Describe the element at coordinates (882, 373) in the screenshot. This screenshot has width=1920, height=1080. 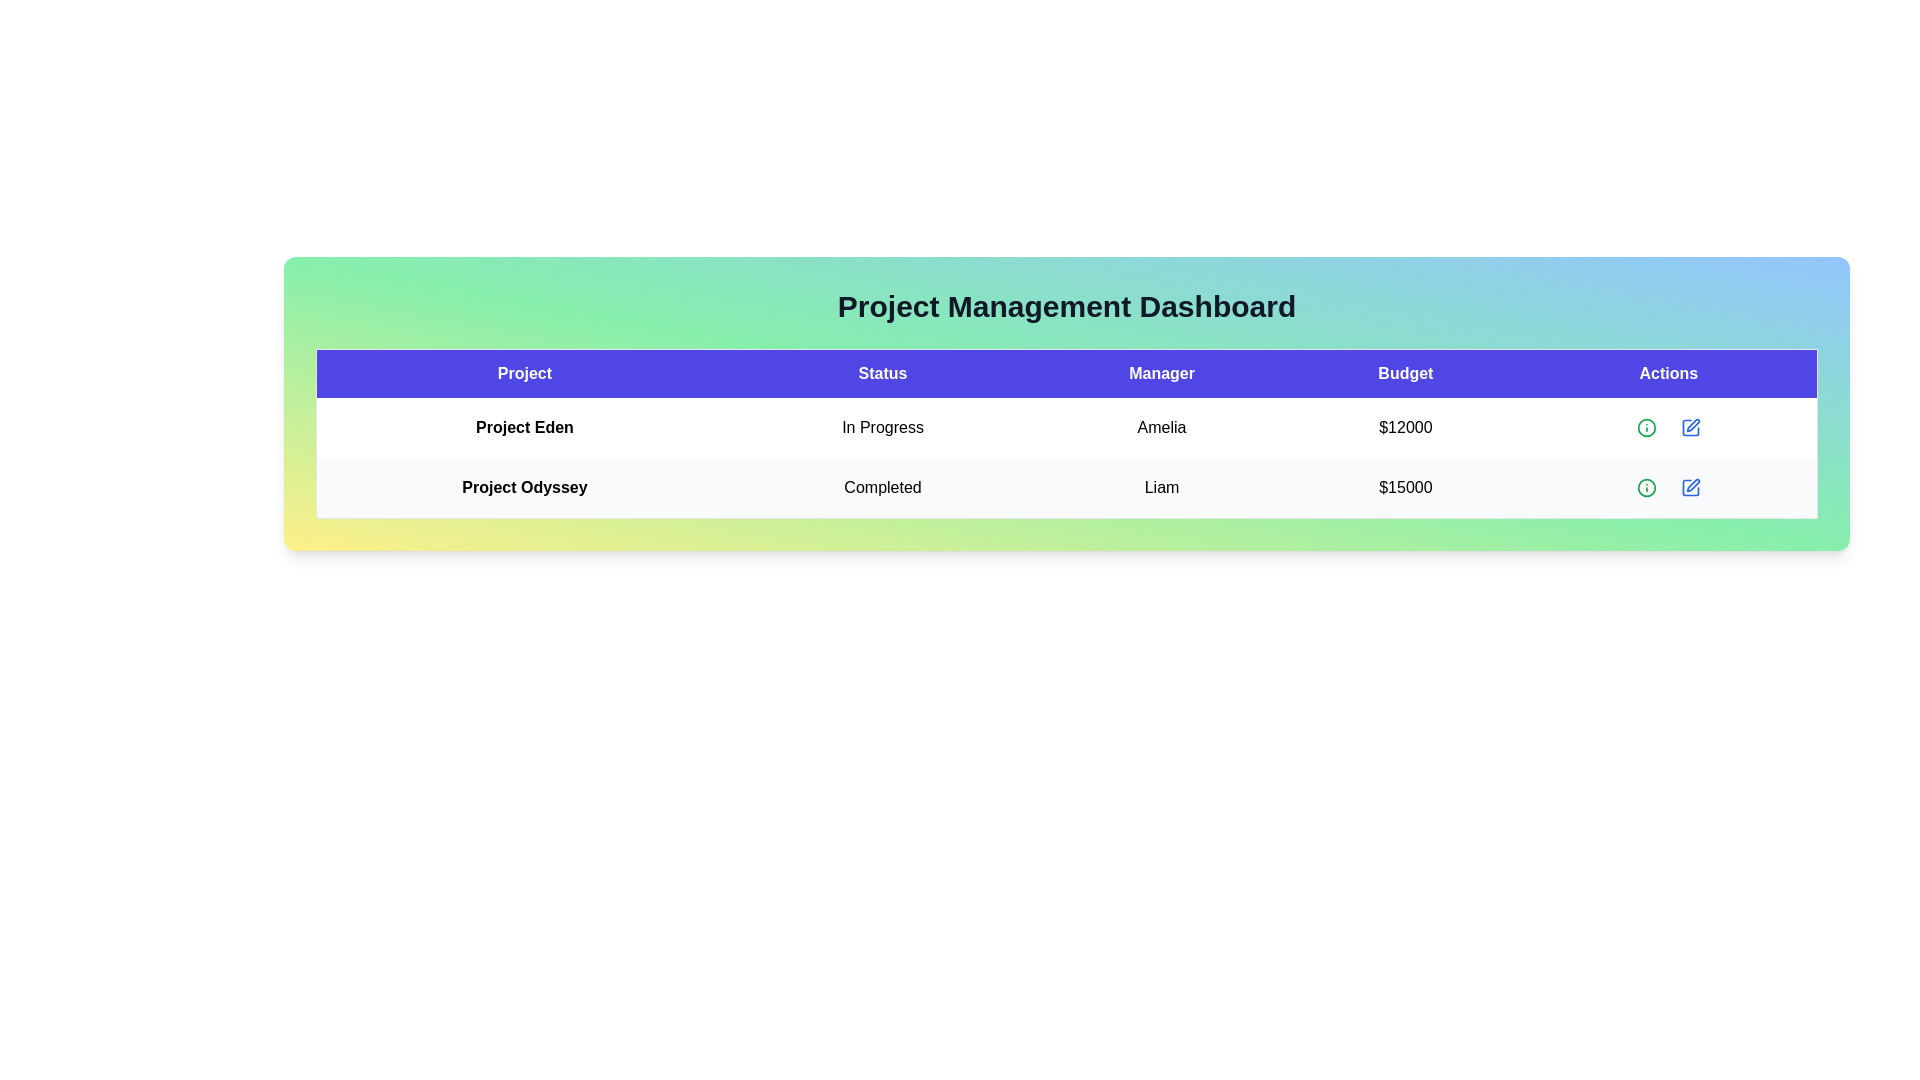
I see `the 'Status' header text label in the table` at that location.